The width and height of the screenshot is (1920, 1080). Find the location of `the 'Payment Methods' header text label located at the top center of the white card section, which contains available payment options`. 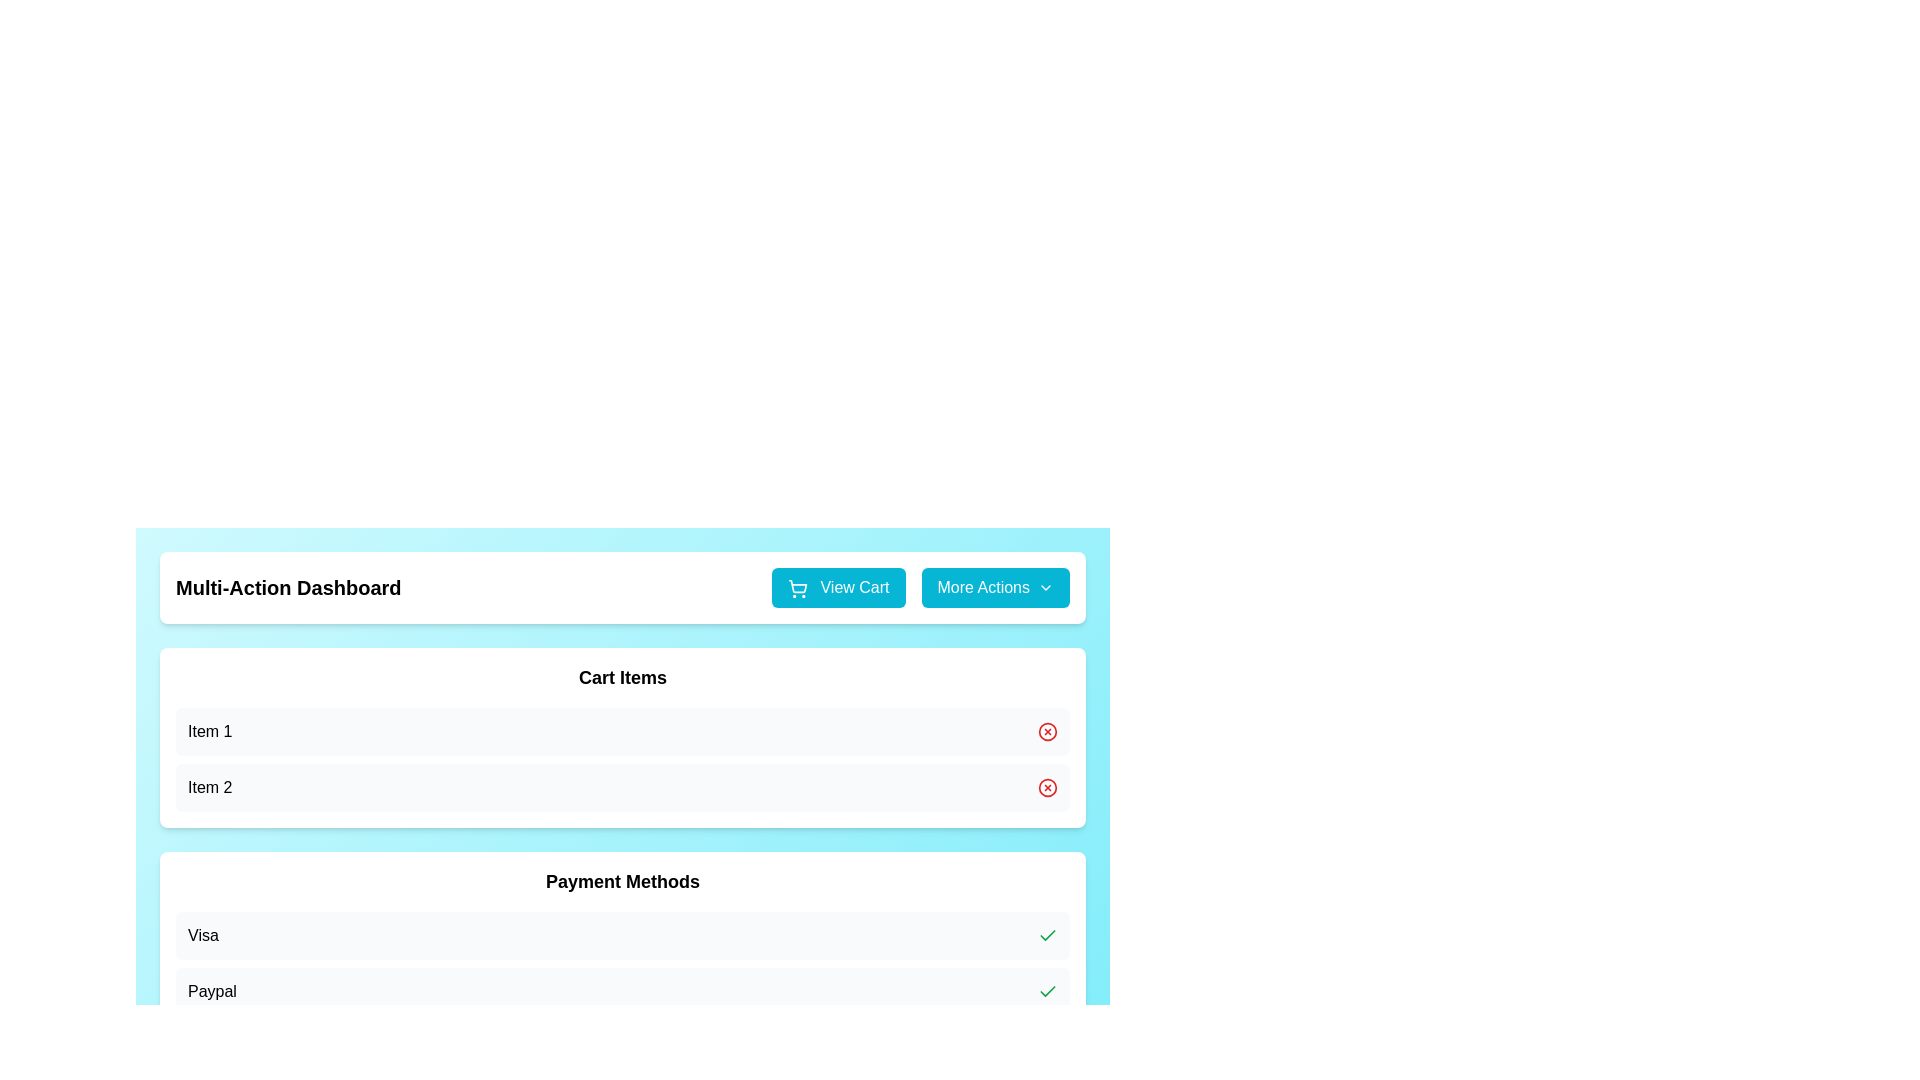

the 'Payment Methods' header text label located at the top center of the white card section, which contains available payment options is located at coordinates (622, 881).